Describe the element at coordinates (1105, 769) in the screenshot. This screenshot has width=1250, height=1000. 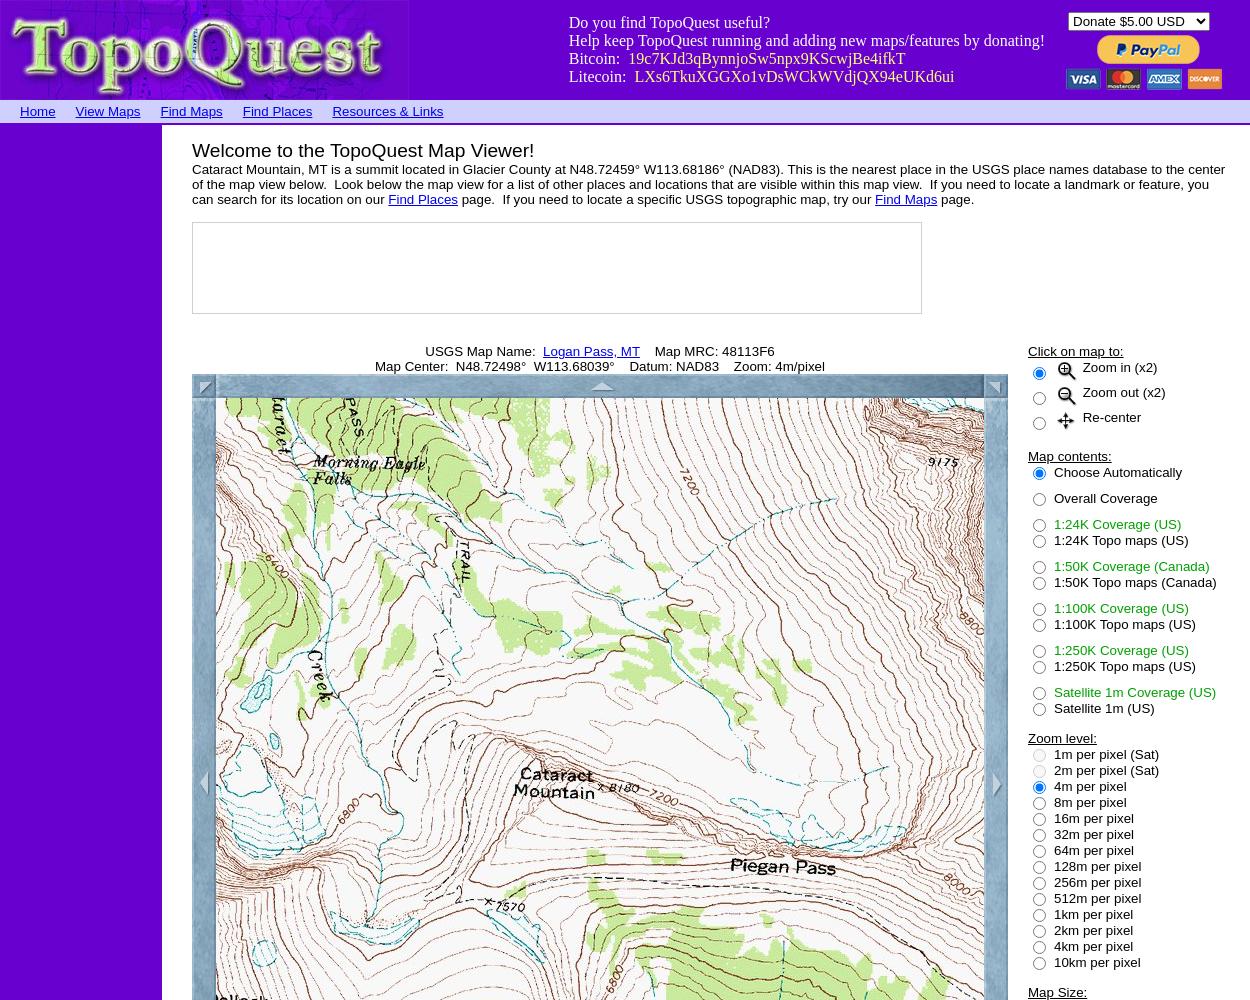
I see `'2m per pixel (Sat)'` at that location.